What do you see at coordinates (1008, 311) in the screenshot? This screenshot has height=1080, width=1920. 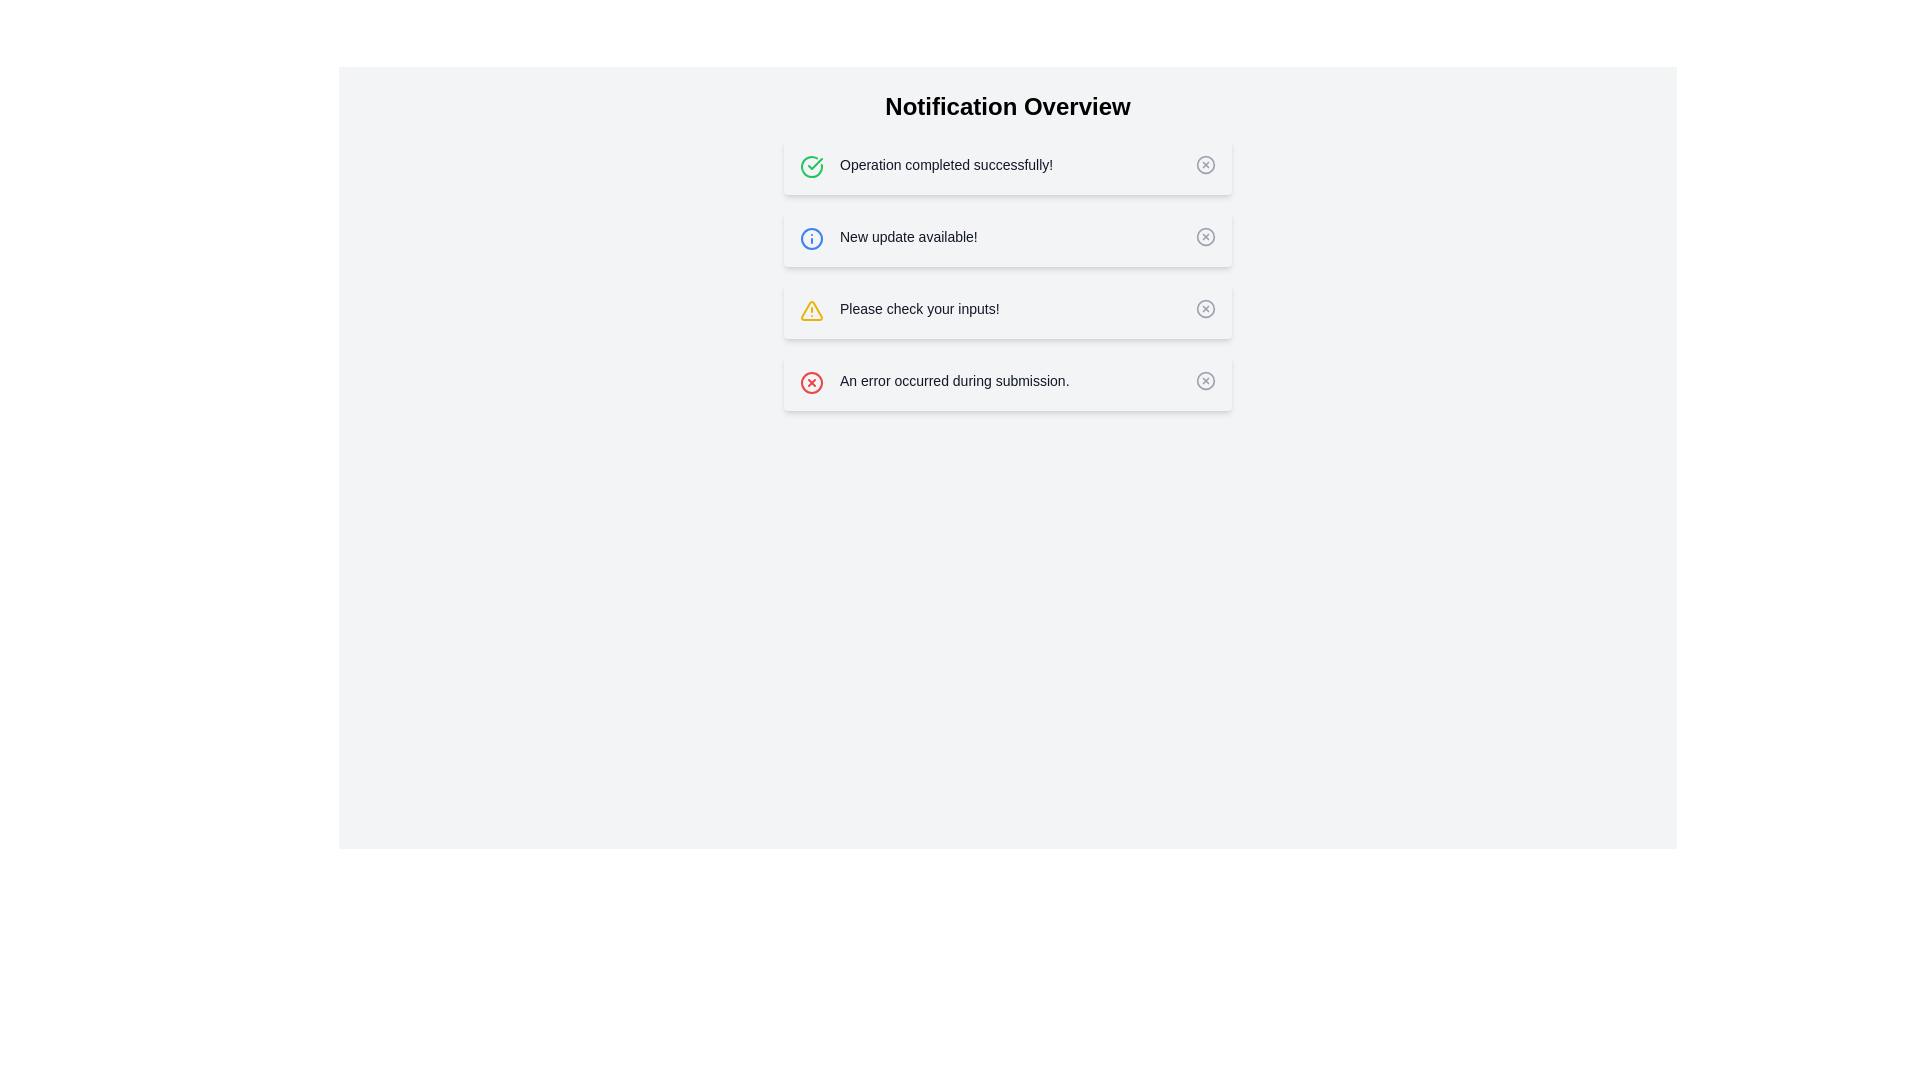 I see `the notification message with dismiss button that displays 'Please check your inputs!' to potentially see additional information` at bounding box center [1008, 311].